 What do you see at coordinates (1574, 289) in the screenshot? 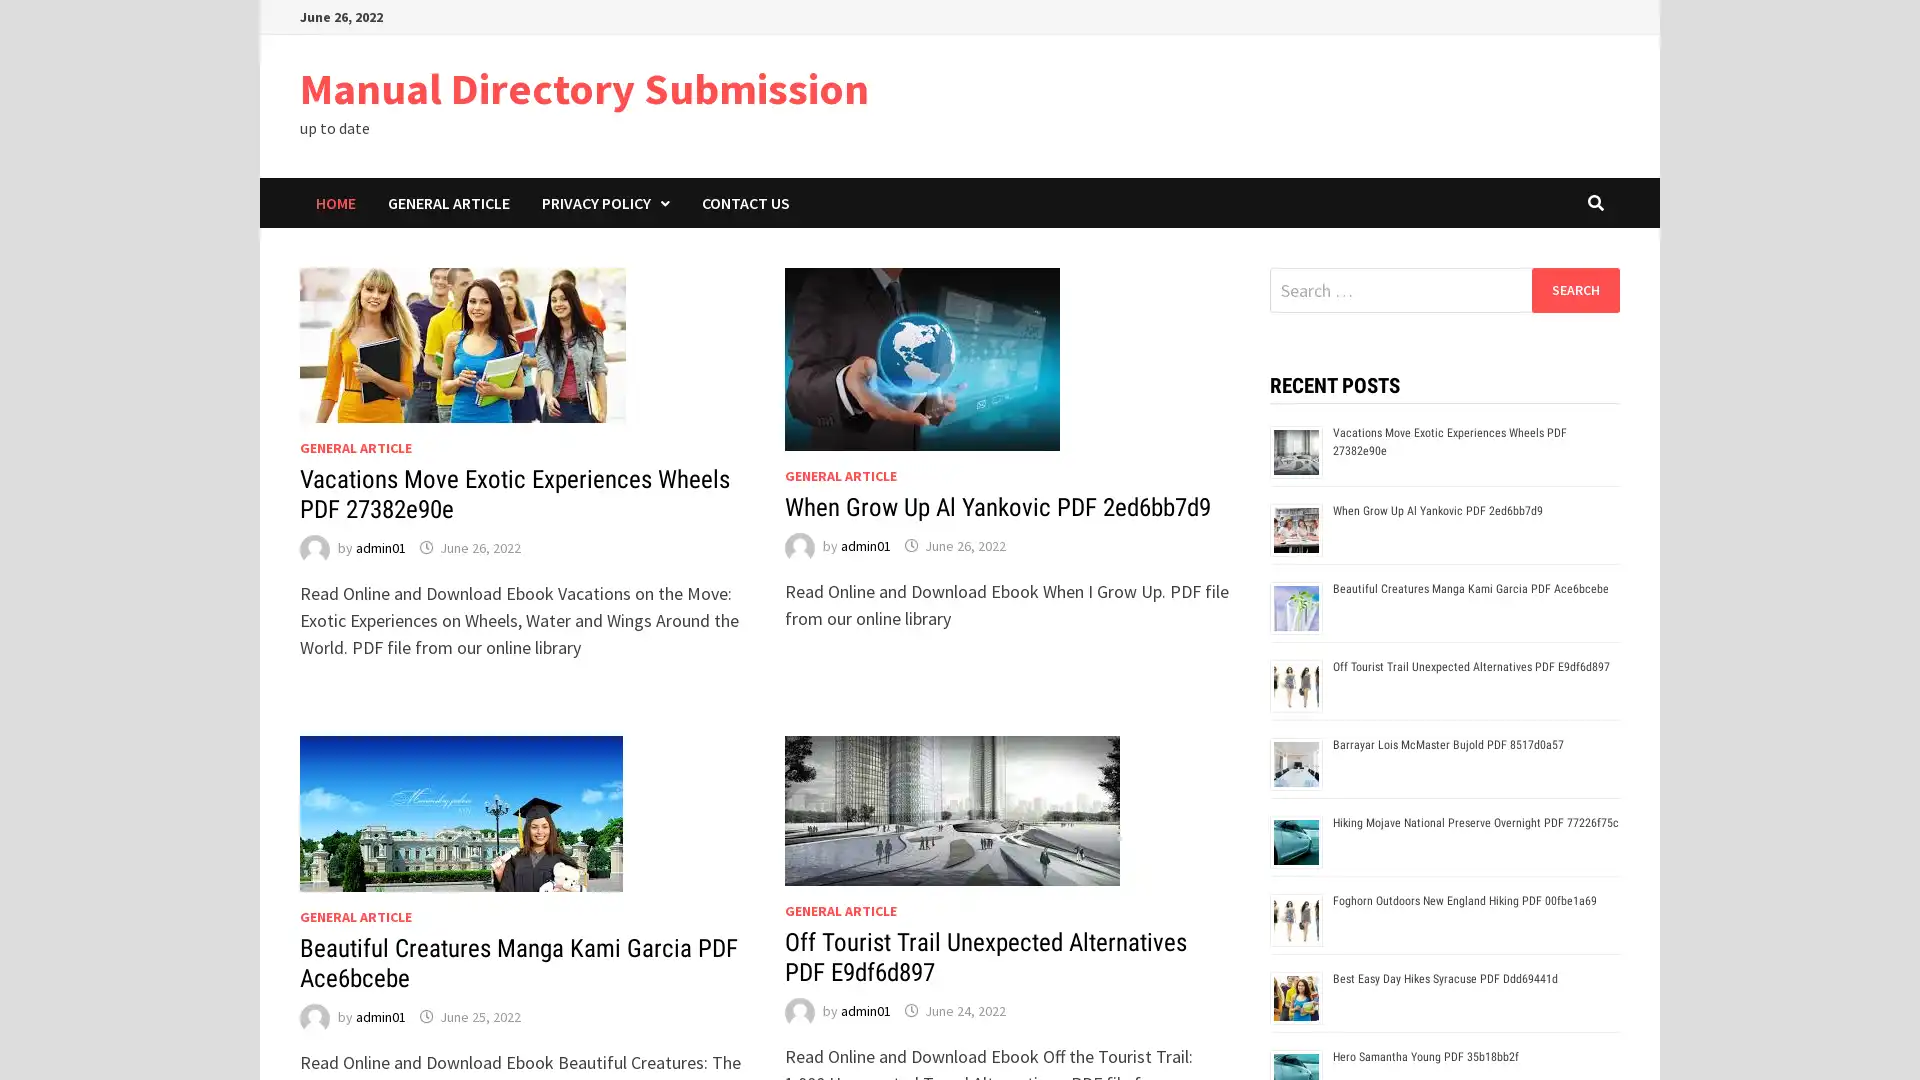
I see `Search` at bounding box center [1574, 289].